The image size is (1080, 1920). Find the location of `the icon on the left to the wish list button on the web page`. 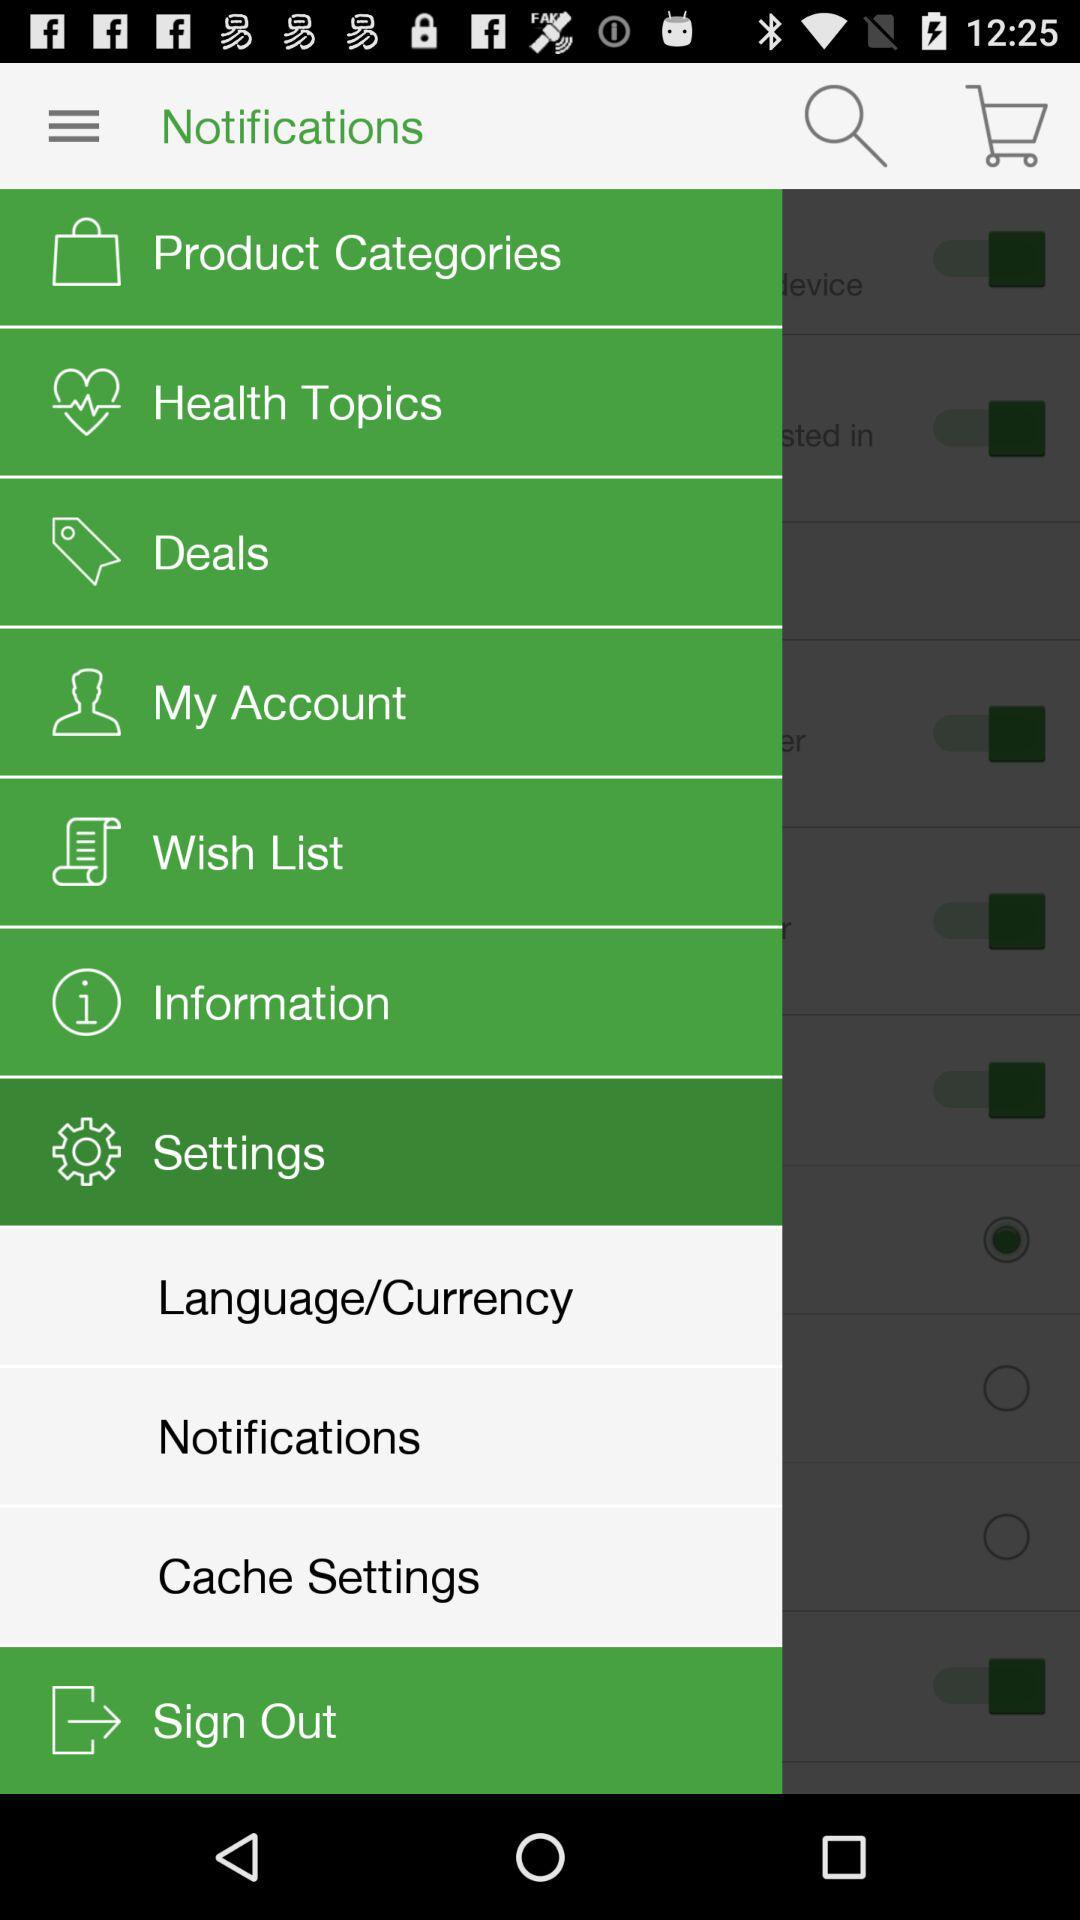

the icon on the left to the wish list button on the web page is located at coordinates (88, 851).